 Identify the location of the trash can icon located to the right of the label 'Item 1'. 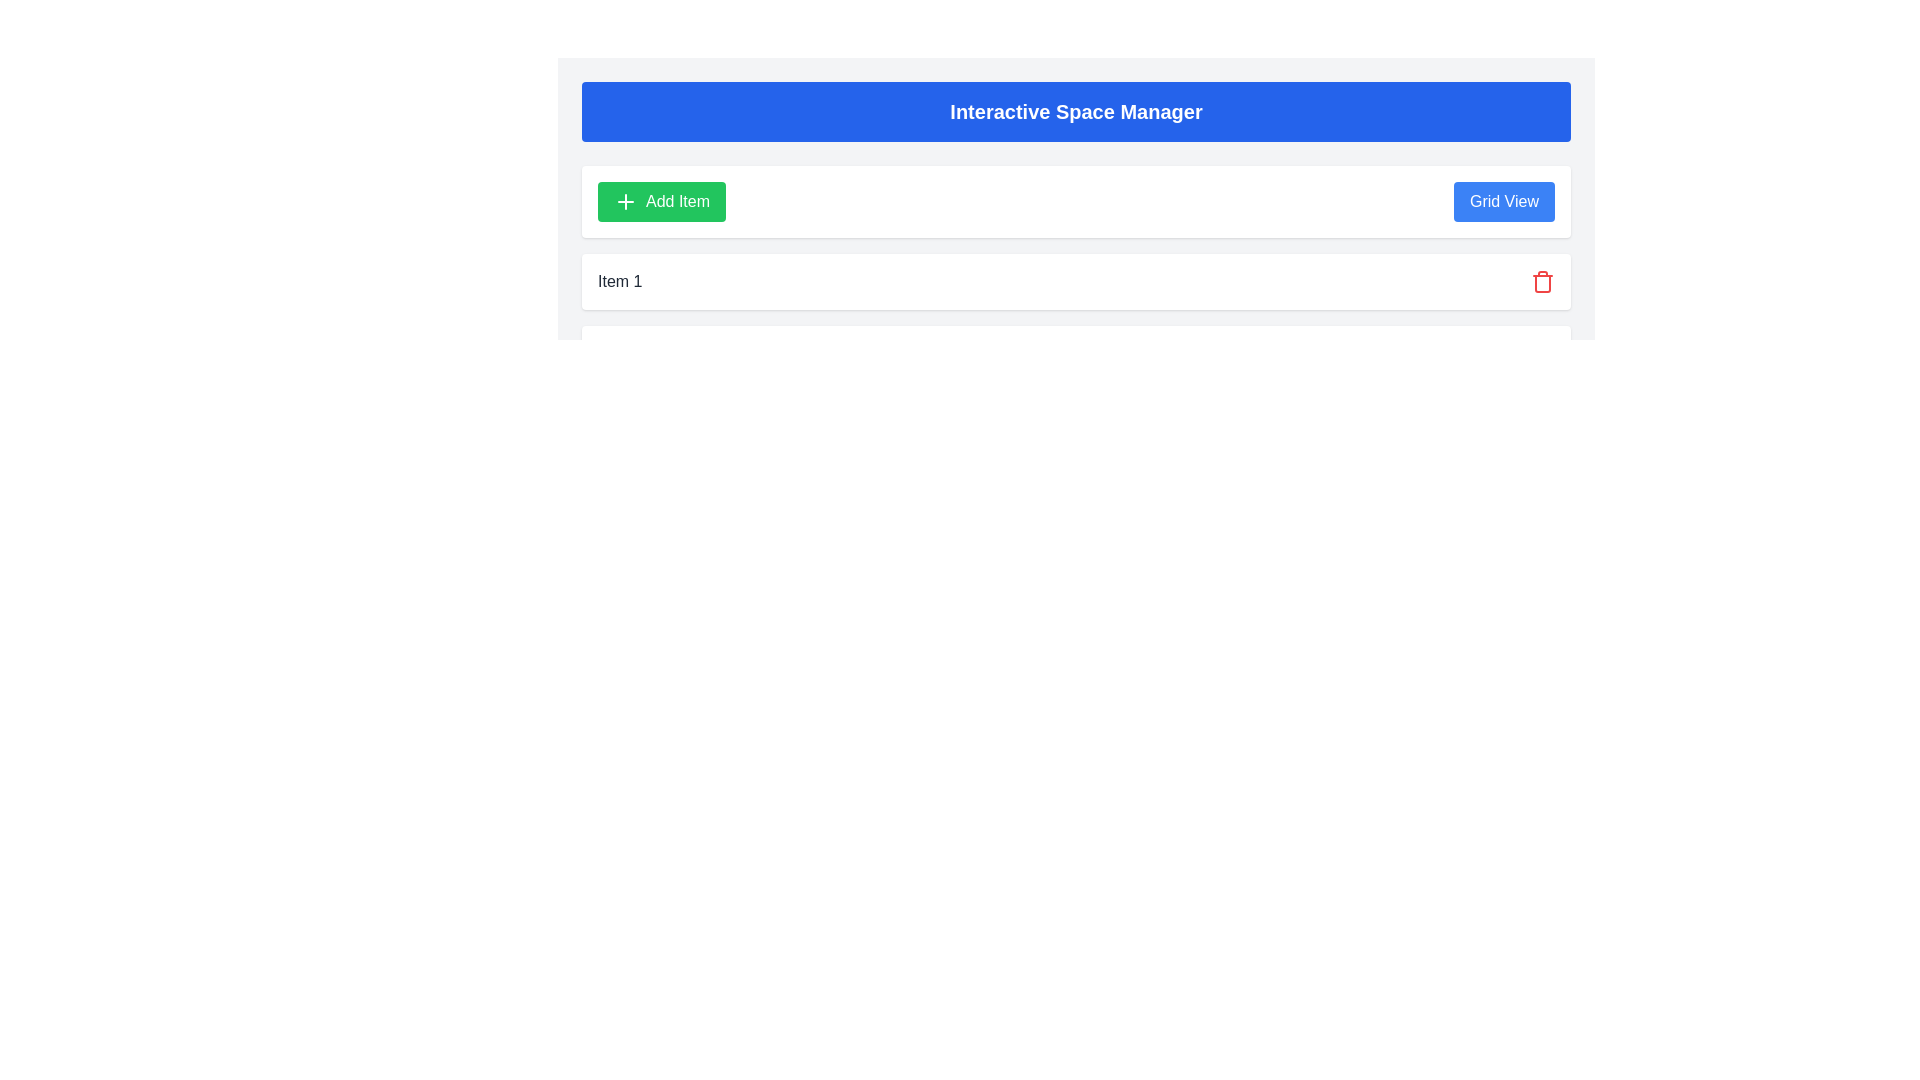
(1541, 281).